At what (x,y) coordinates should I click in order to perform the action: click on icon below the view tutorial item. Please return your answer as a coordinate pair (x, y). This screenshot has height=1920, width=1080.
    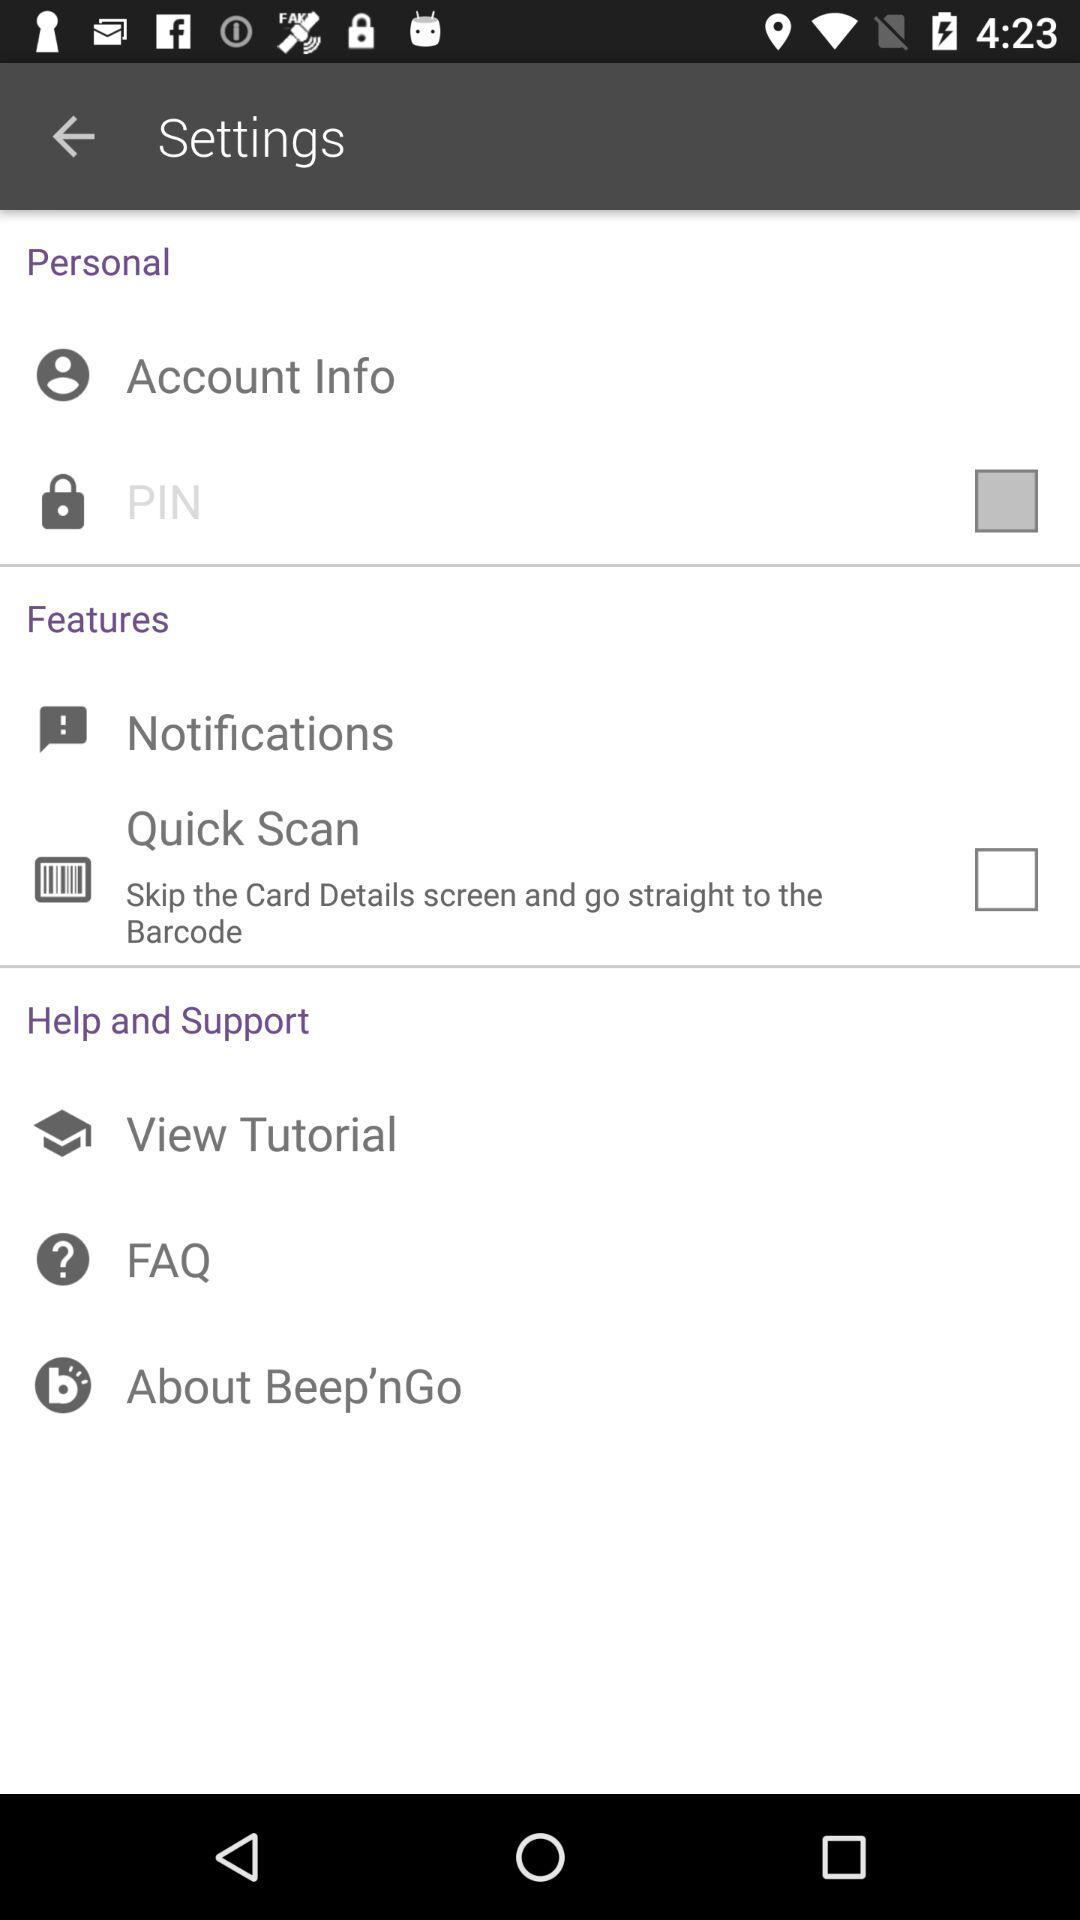
    Looking at the image, I should click on (540, 1258).